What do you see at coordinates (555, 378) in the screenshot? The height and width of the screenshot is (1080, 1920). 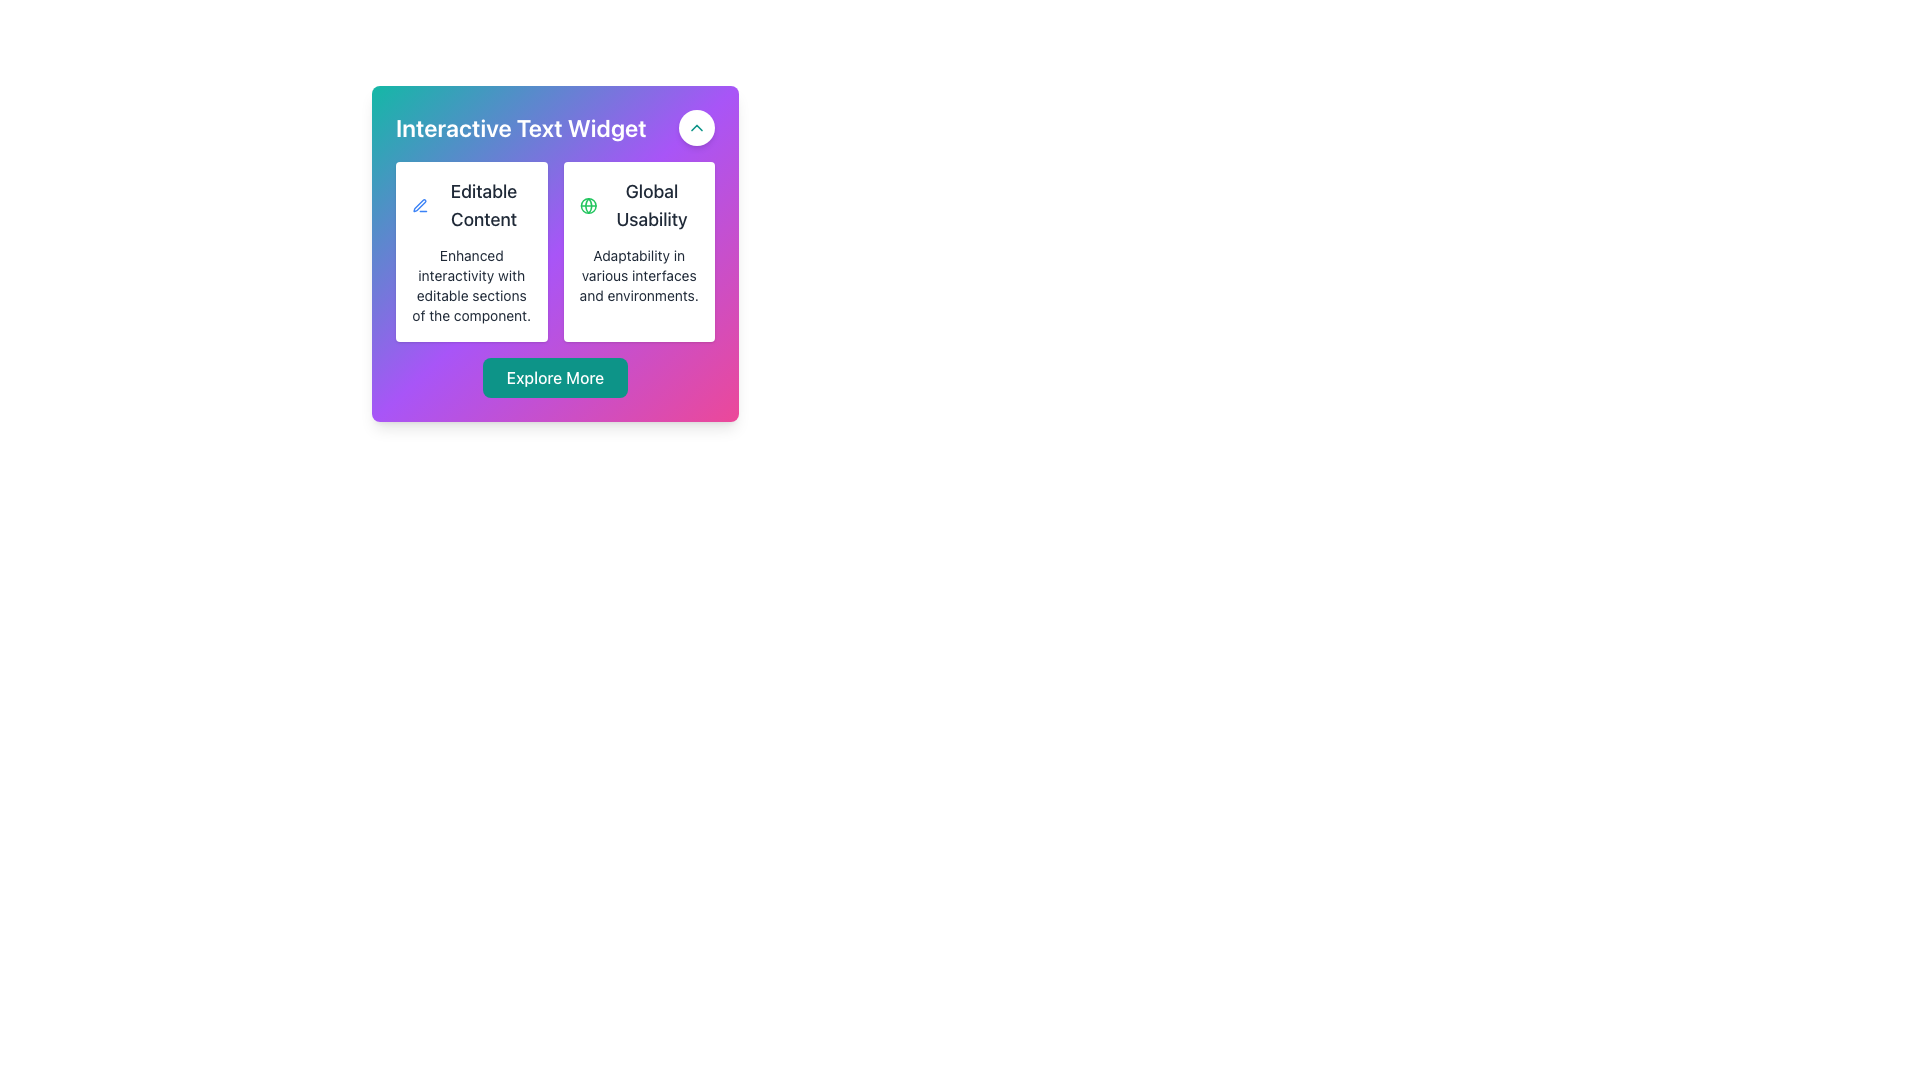 I see `the green button labeled 'Explore More' with rounded edges at the bottom center of the widget` at bounding box center [555, 378].